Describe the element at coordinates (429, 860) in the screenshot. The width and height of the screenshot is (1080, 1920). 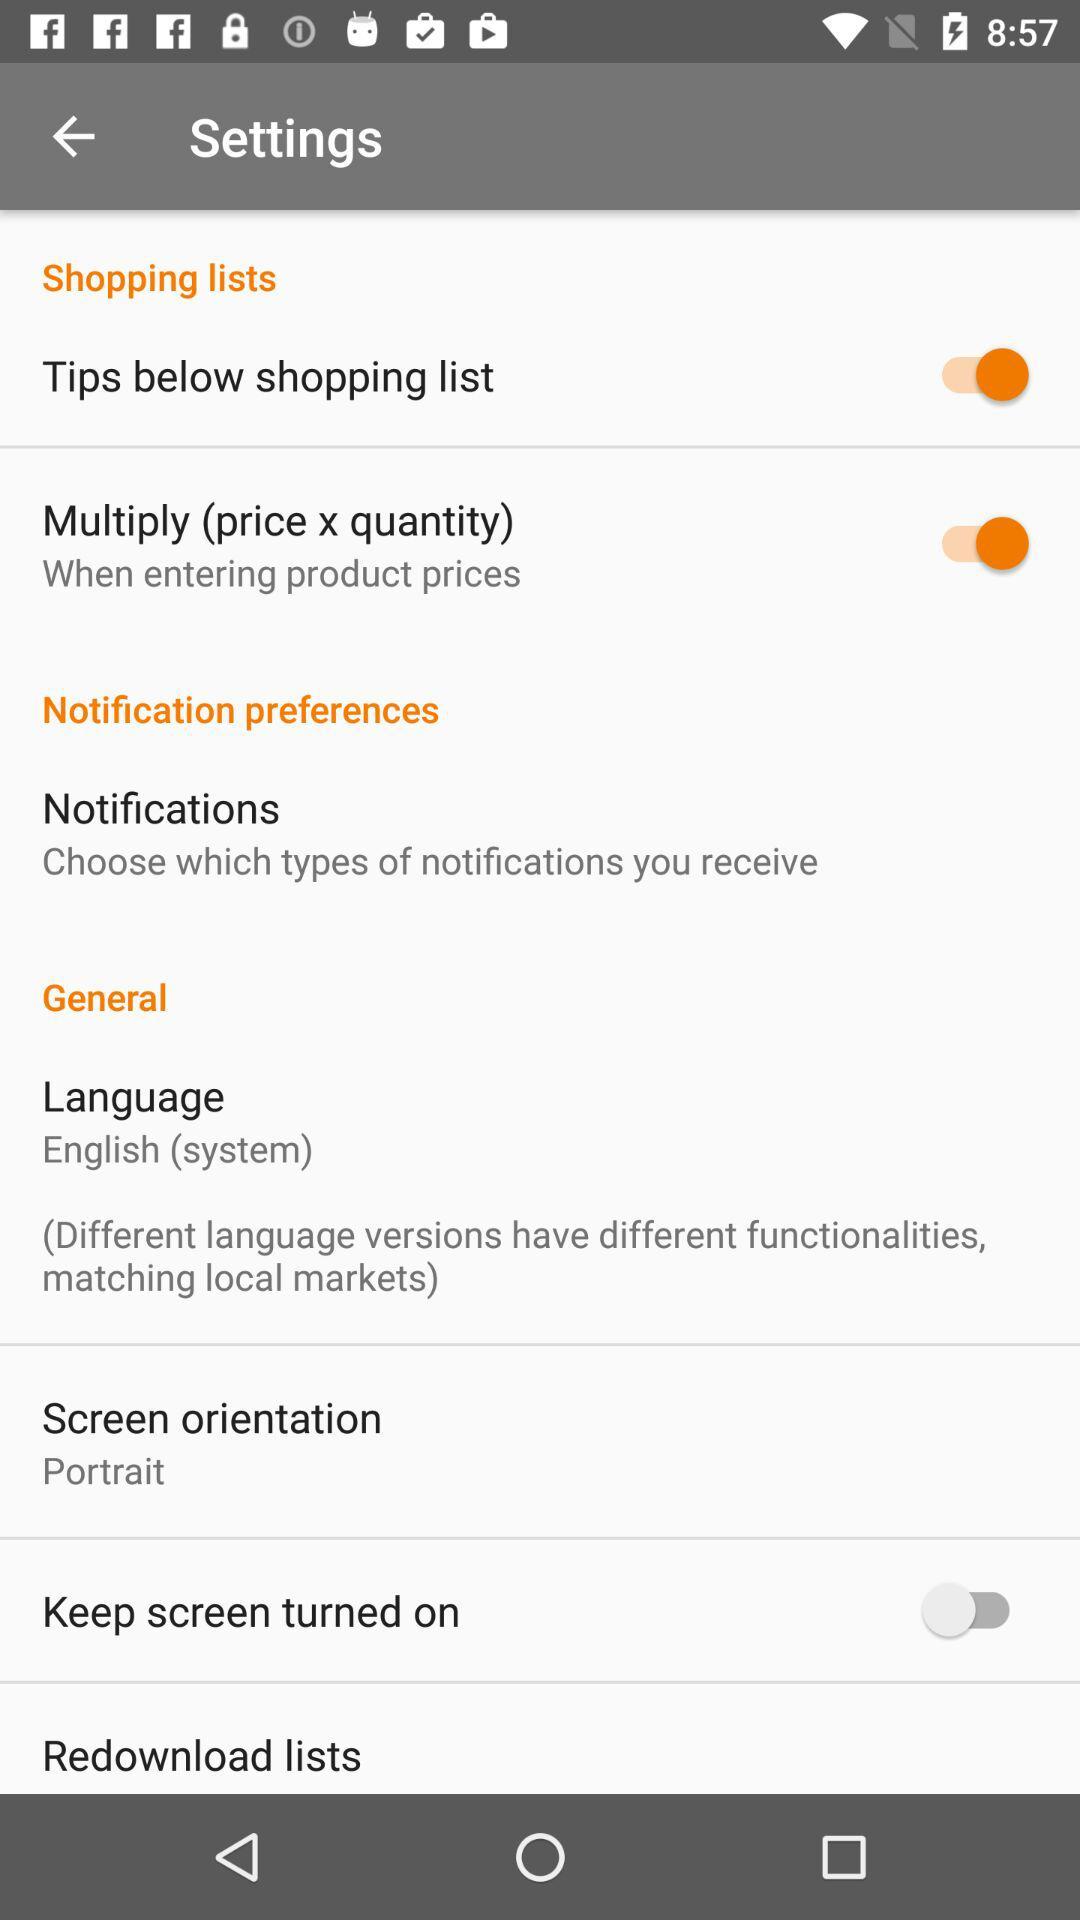
I see `the item below the notifications item` at that location.